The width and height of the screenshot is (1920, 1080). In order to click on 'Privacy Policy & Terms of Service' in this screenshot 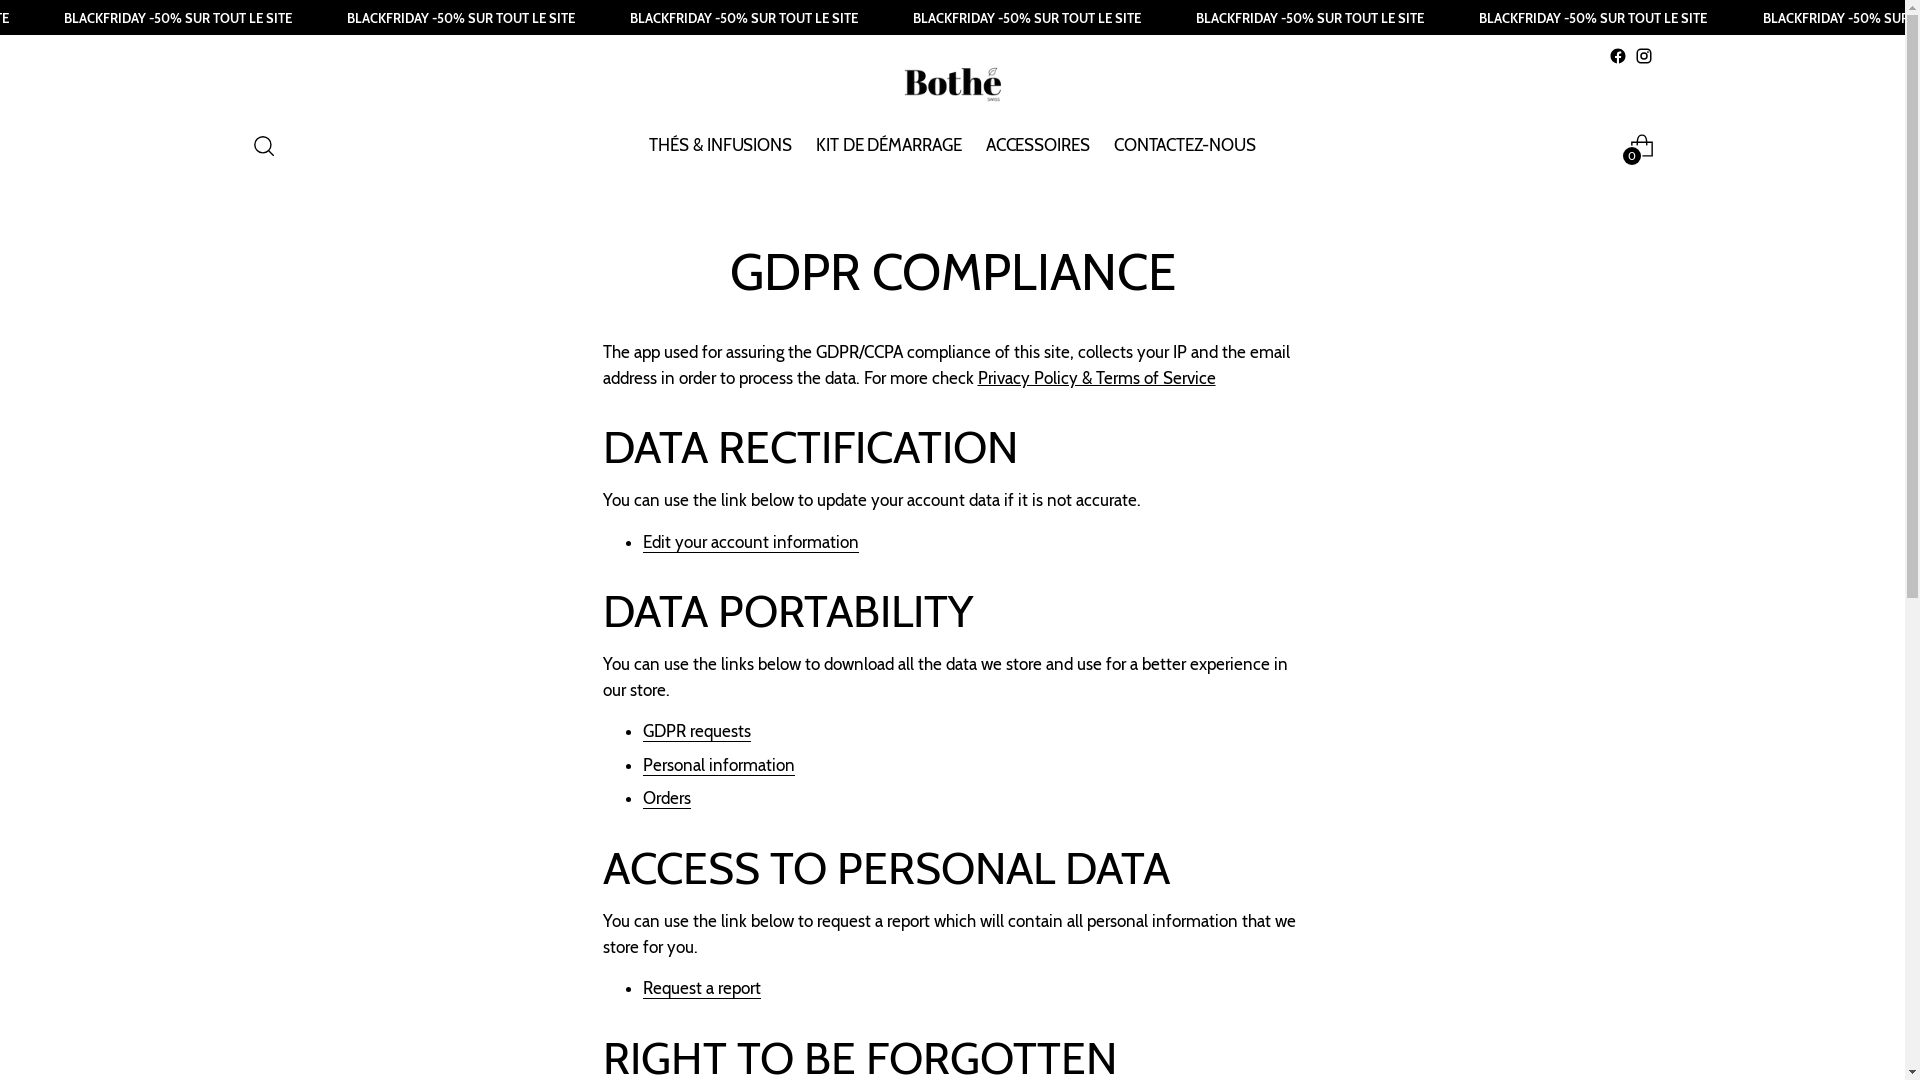, I will do `click(1096, 378)`.